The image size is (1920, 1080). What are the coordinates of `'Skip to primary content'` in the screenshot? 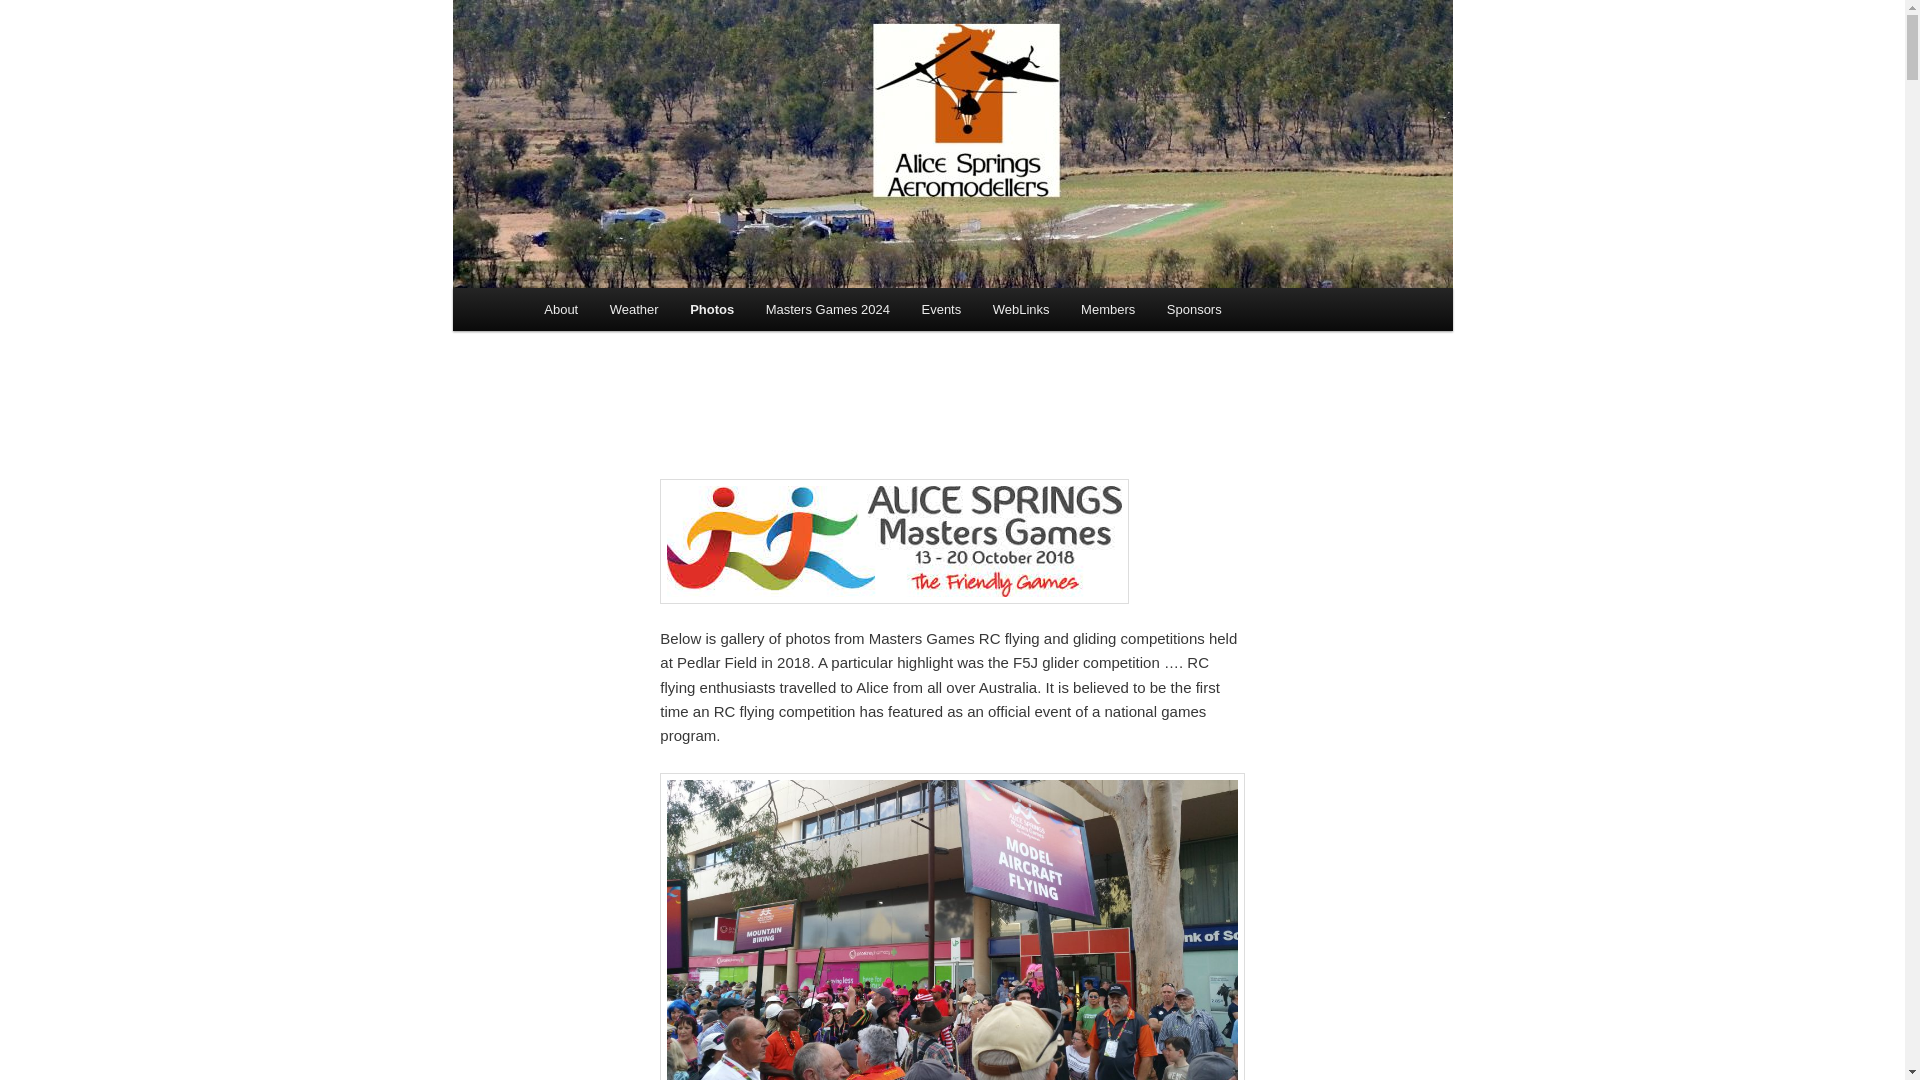 It's located at (0, 0).